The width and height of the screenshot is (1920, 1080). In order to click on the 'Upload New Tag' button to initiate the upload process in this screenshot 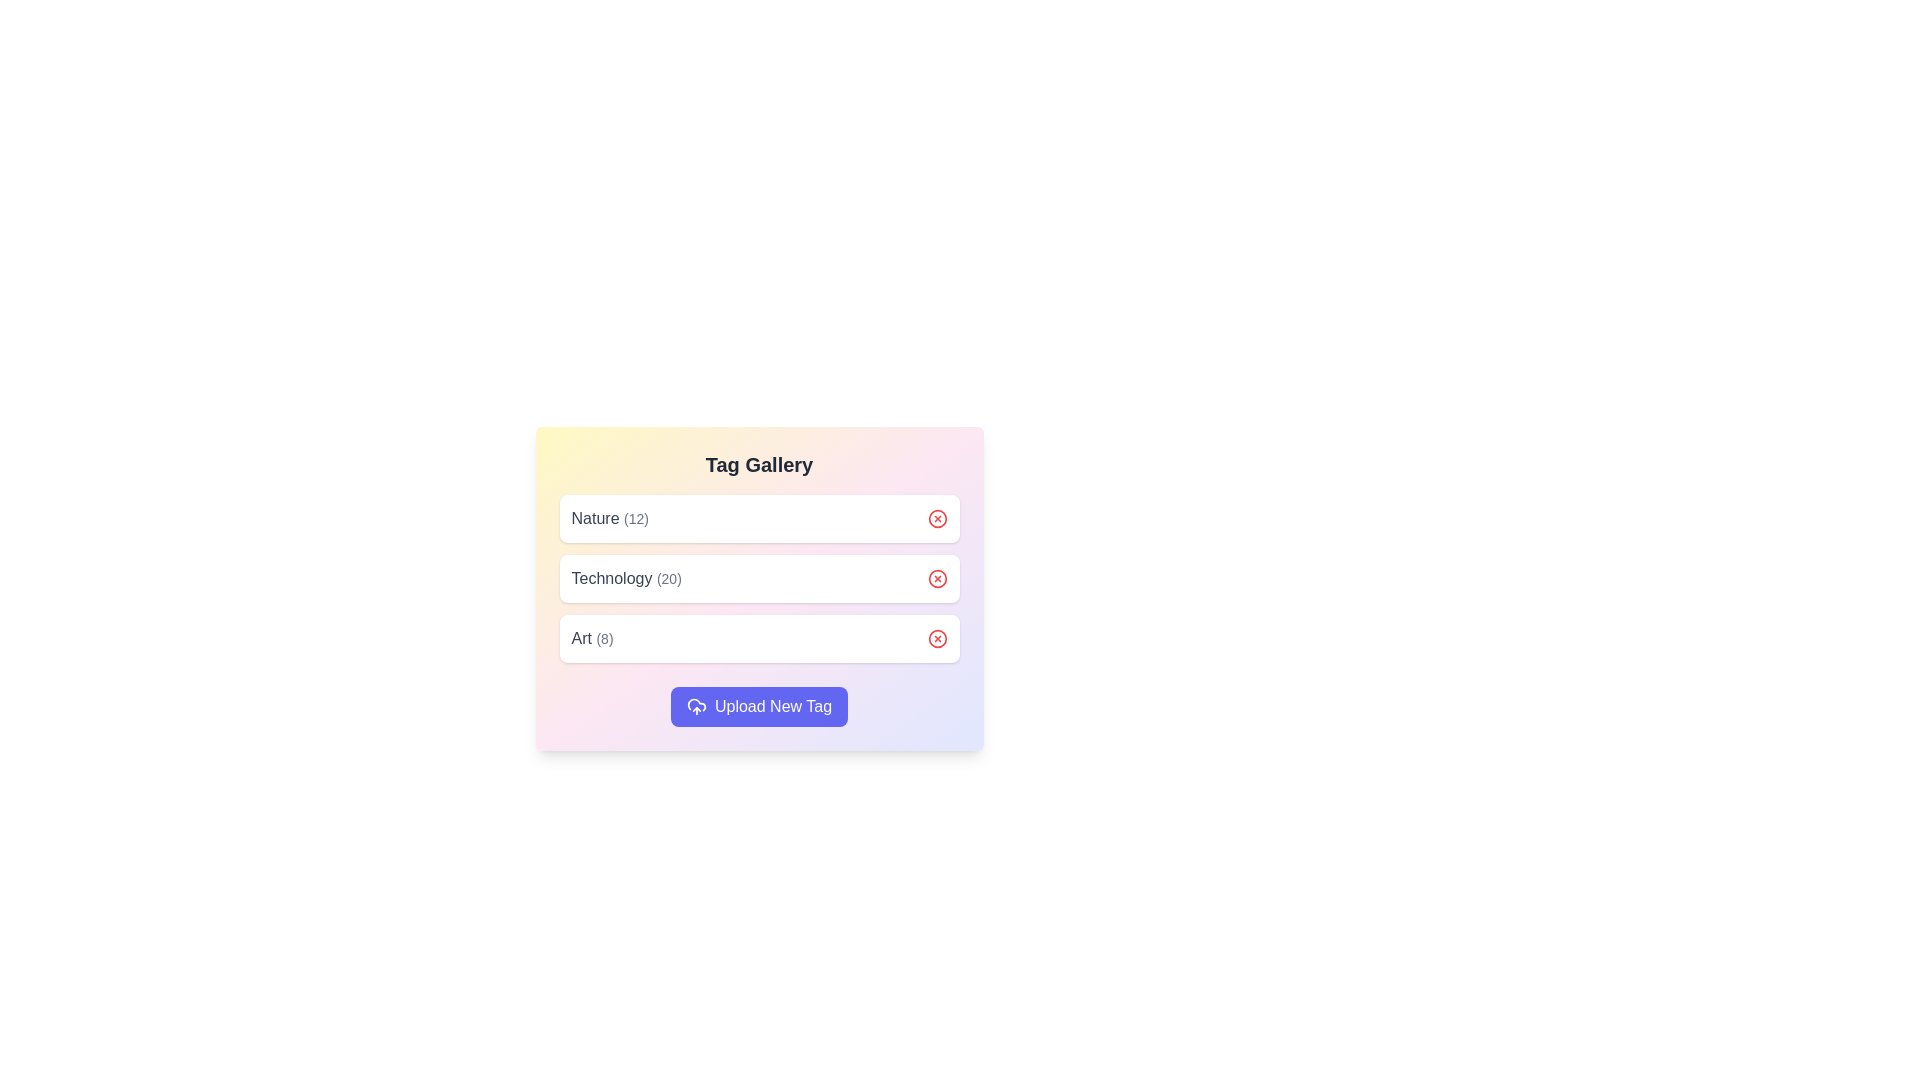, I will do `click(758, 705)`.